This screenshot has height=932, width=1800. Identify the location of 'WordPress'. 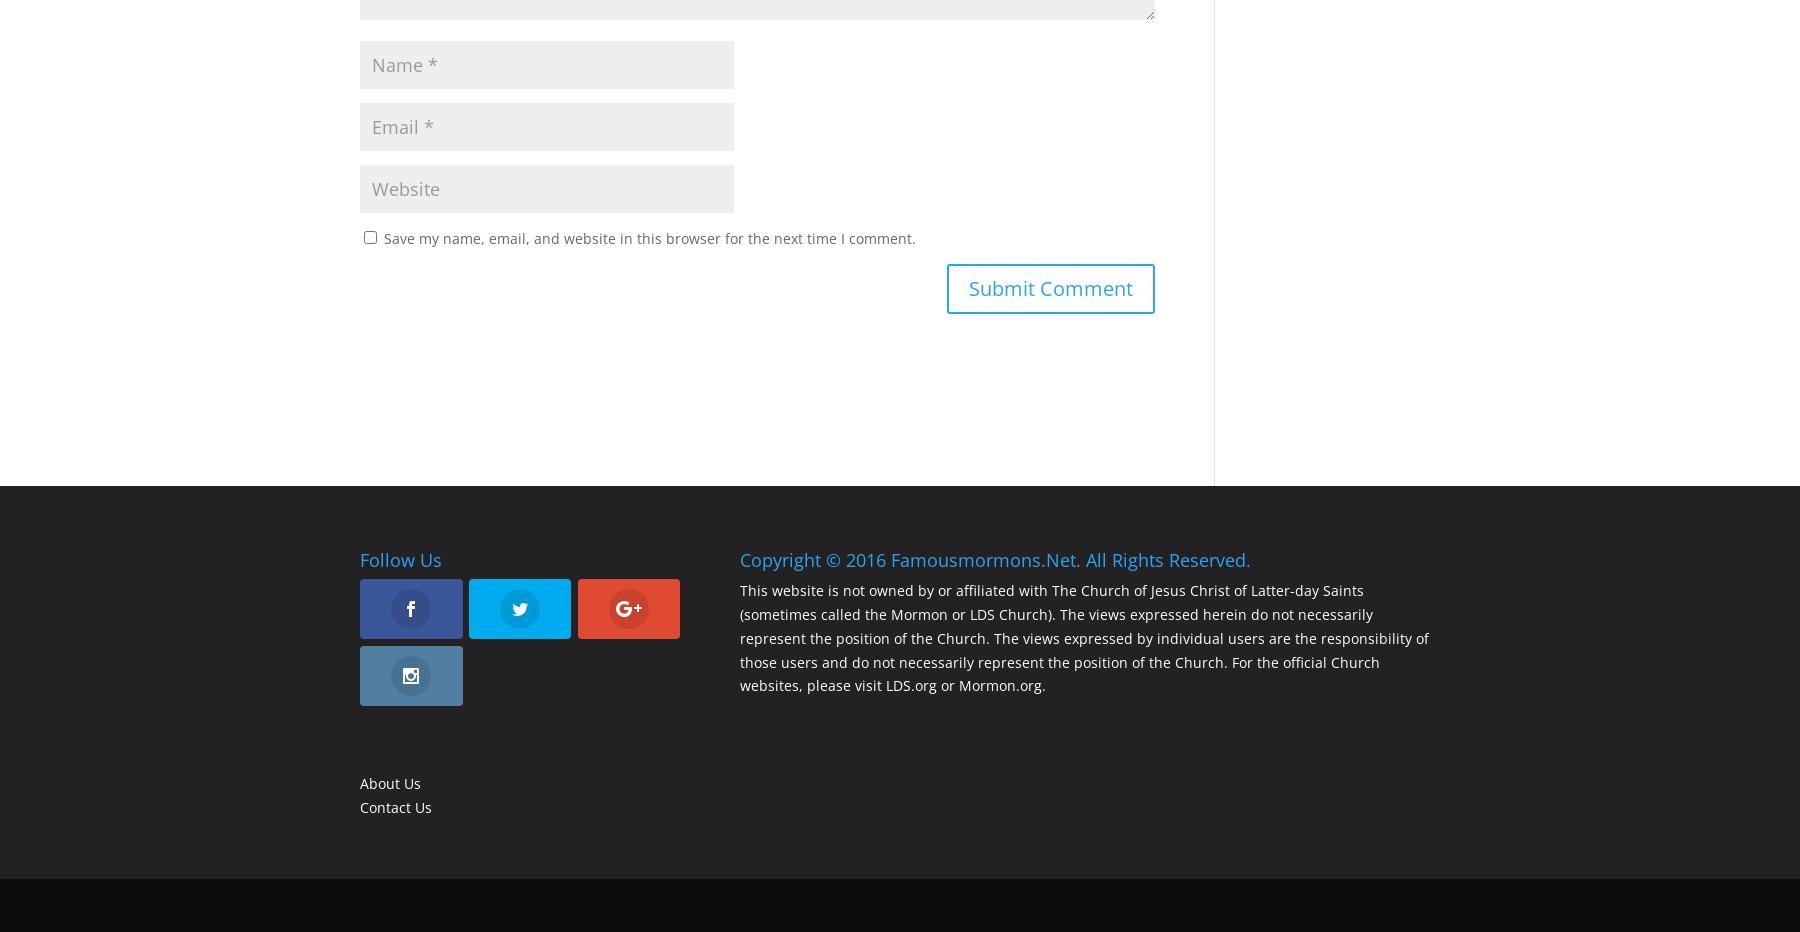
(690, 904).